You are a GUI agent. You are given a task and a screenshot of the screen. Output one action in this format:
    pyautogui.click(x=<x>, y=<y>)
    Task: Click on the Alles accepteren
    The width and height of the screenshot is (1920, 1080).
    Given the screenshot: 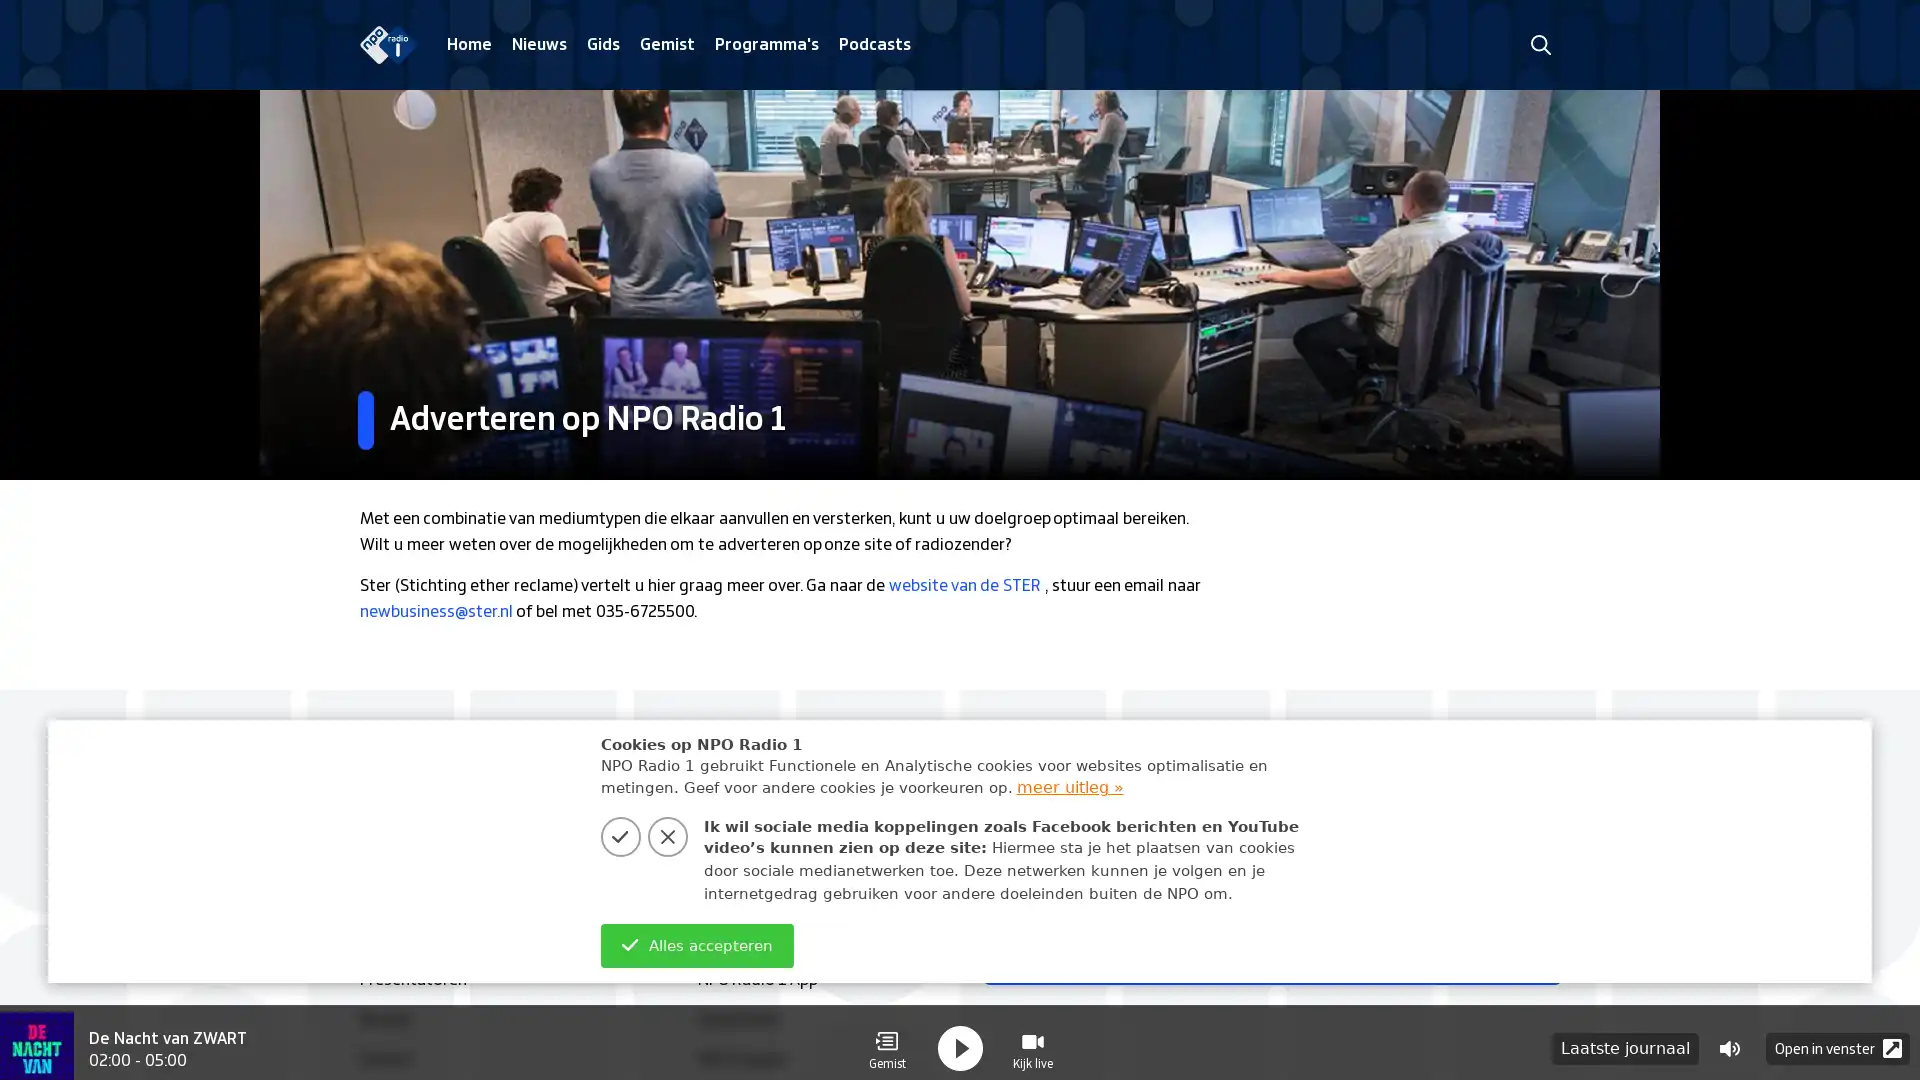 What is the action you would take?
    pyautogui.click(x=696, y=945)
    